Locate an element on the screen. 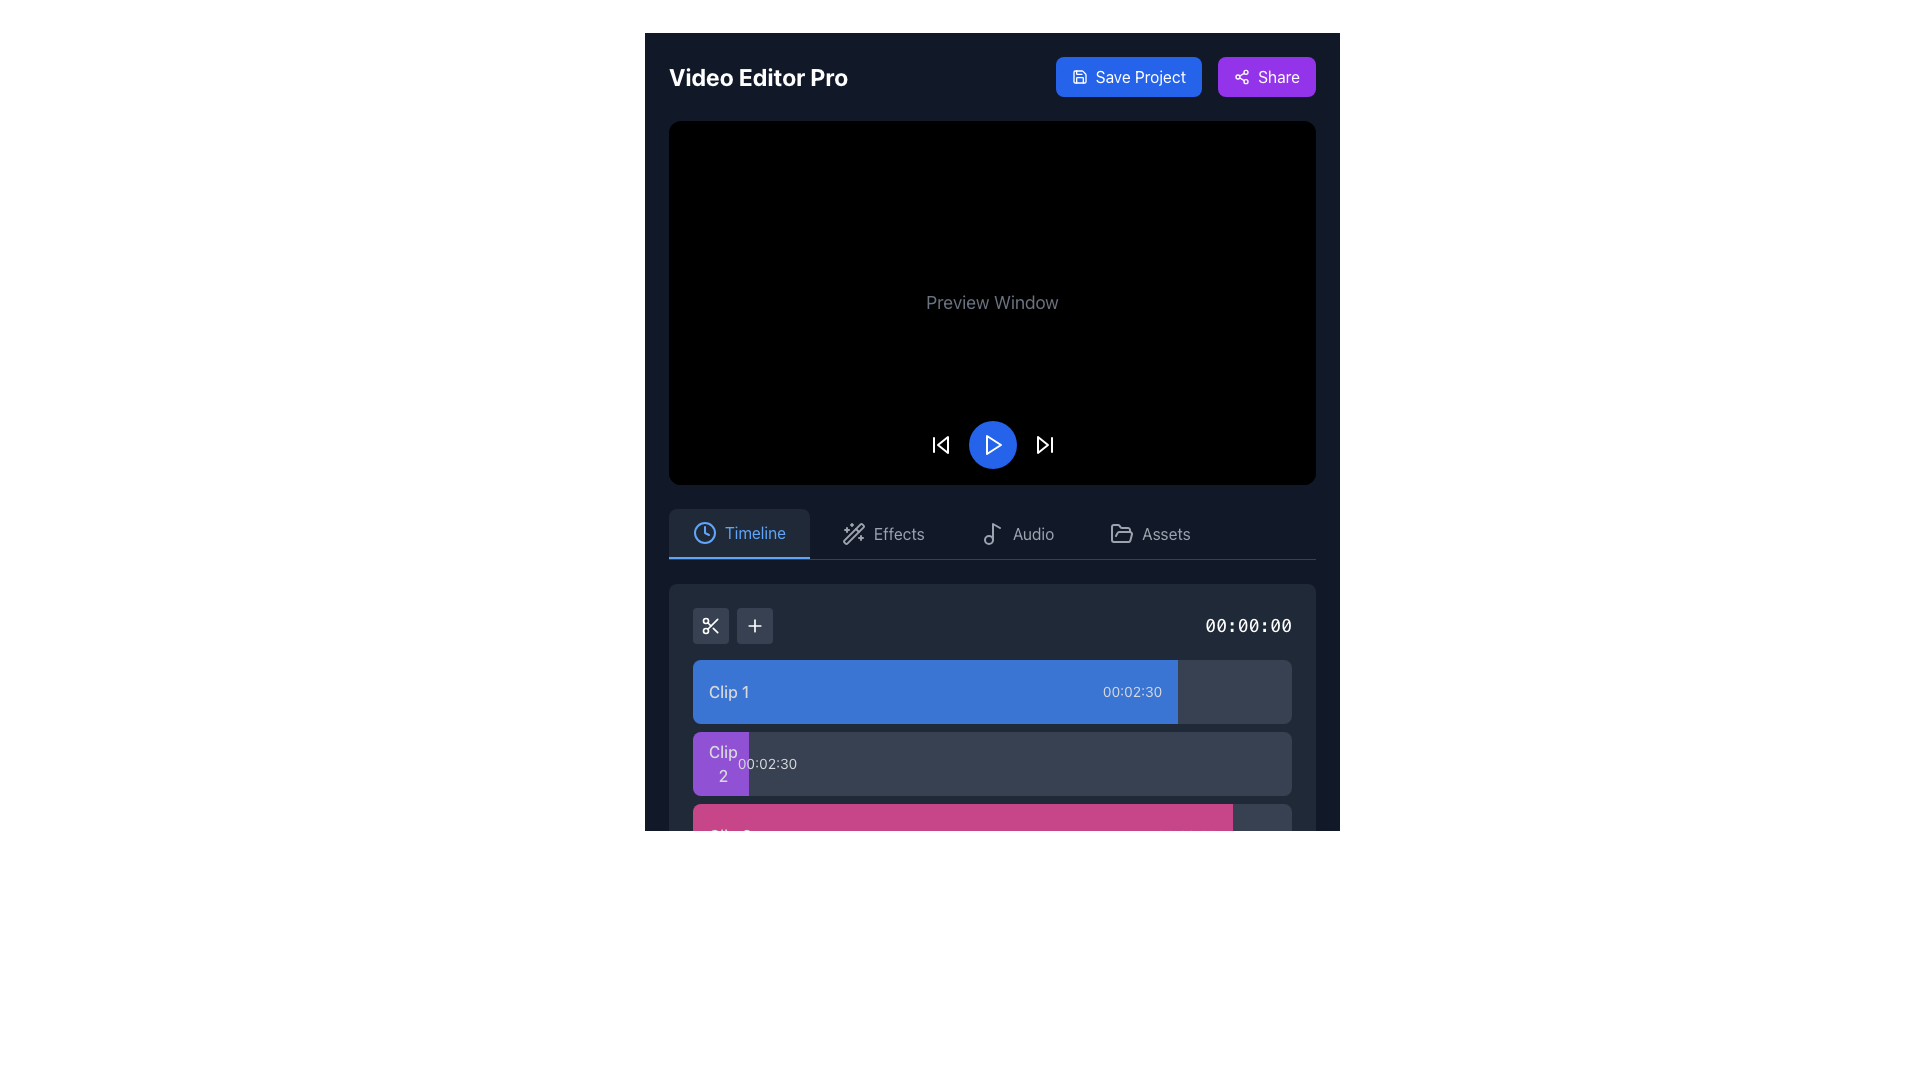  the save icon located in the upper right corner of the 'Save Project' button, which is blue and positioned next to the 'Share' button is located at coordinates (1078, 76).